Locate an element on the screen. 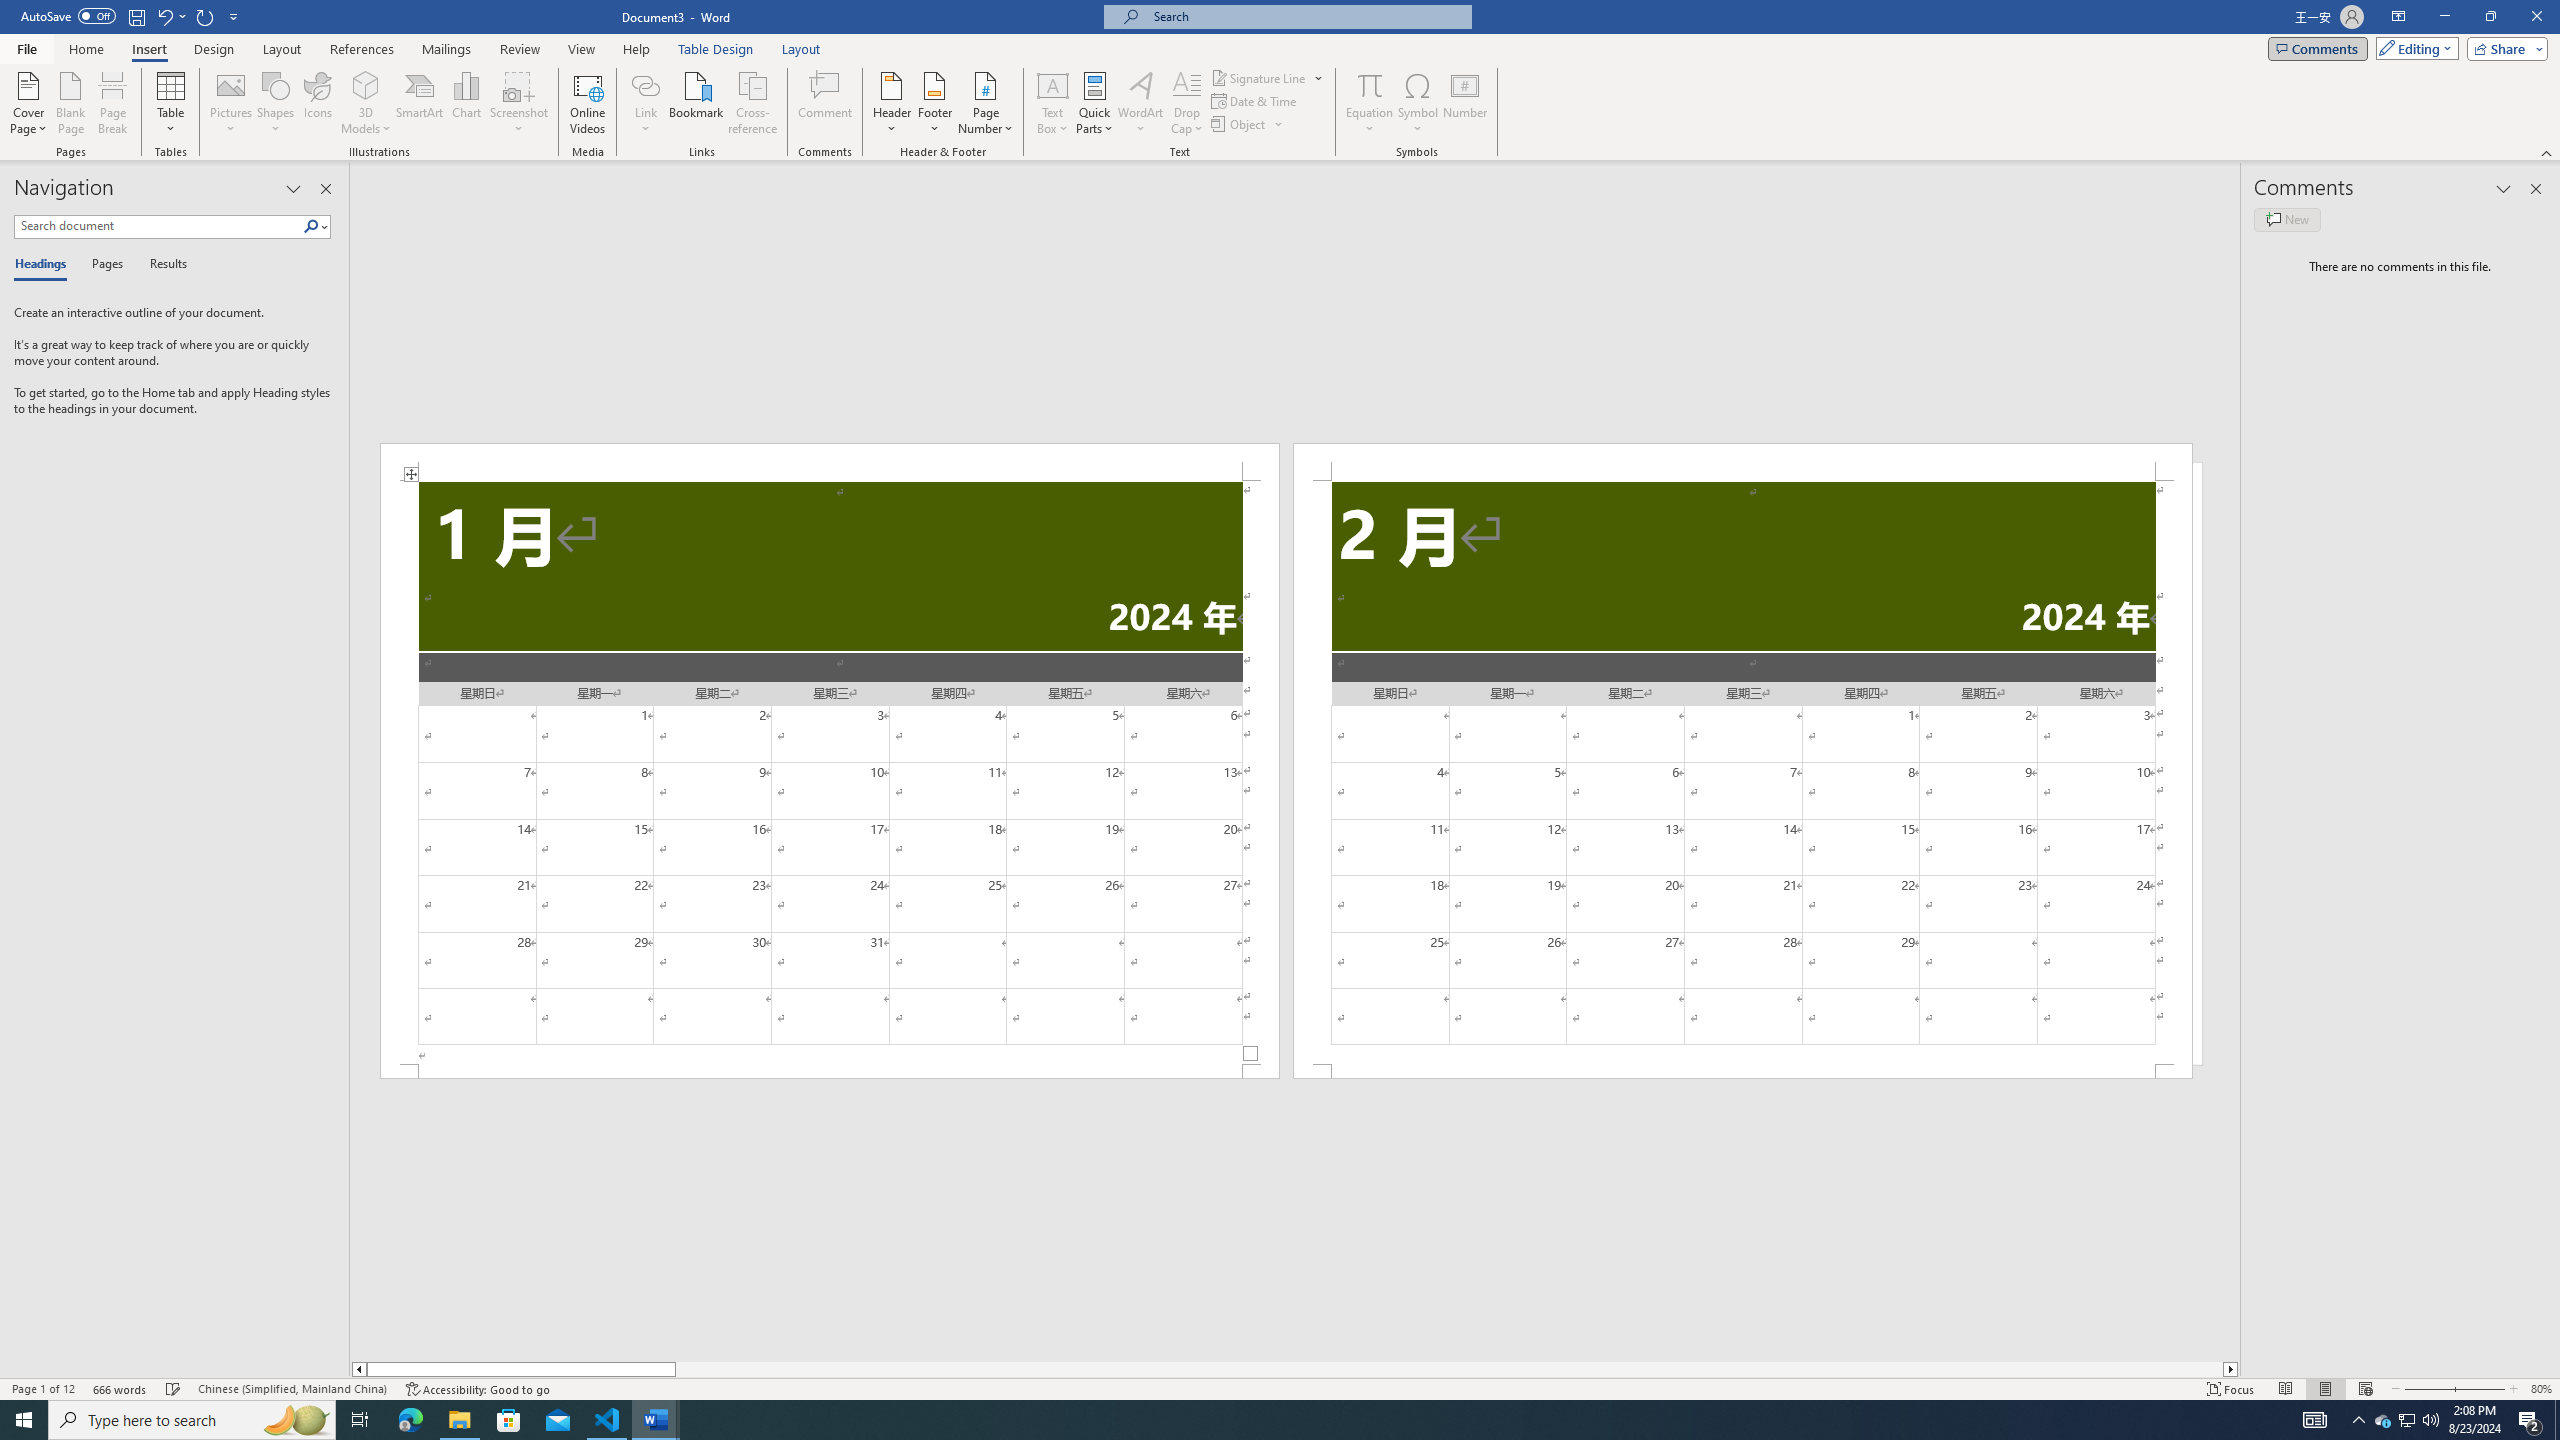 Image resolution: width=2560 pixels, height=1440 pixels. 'Accessibility Checker Accessibility: Good to go' is located at coordinates (476, 1389).